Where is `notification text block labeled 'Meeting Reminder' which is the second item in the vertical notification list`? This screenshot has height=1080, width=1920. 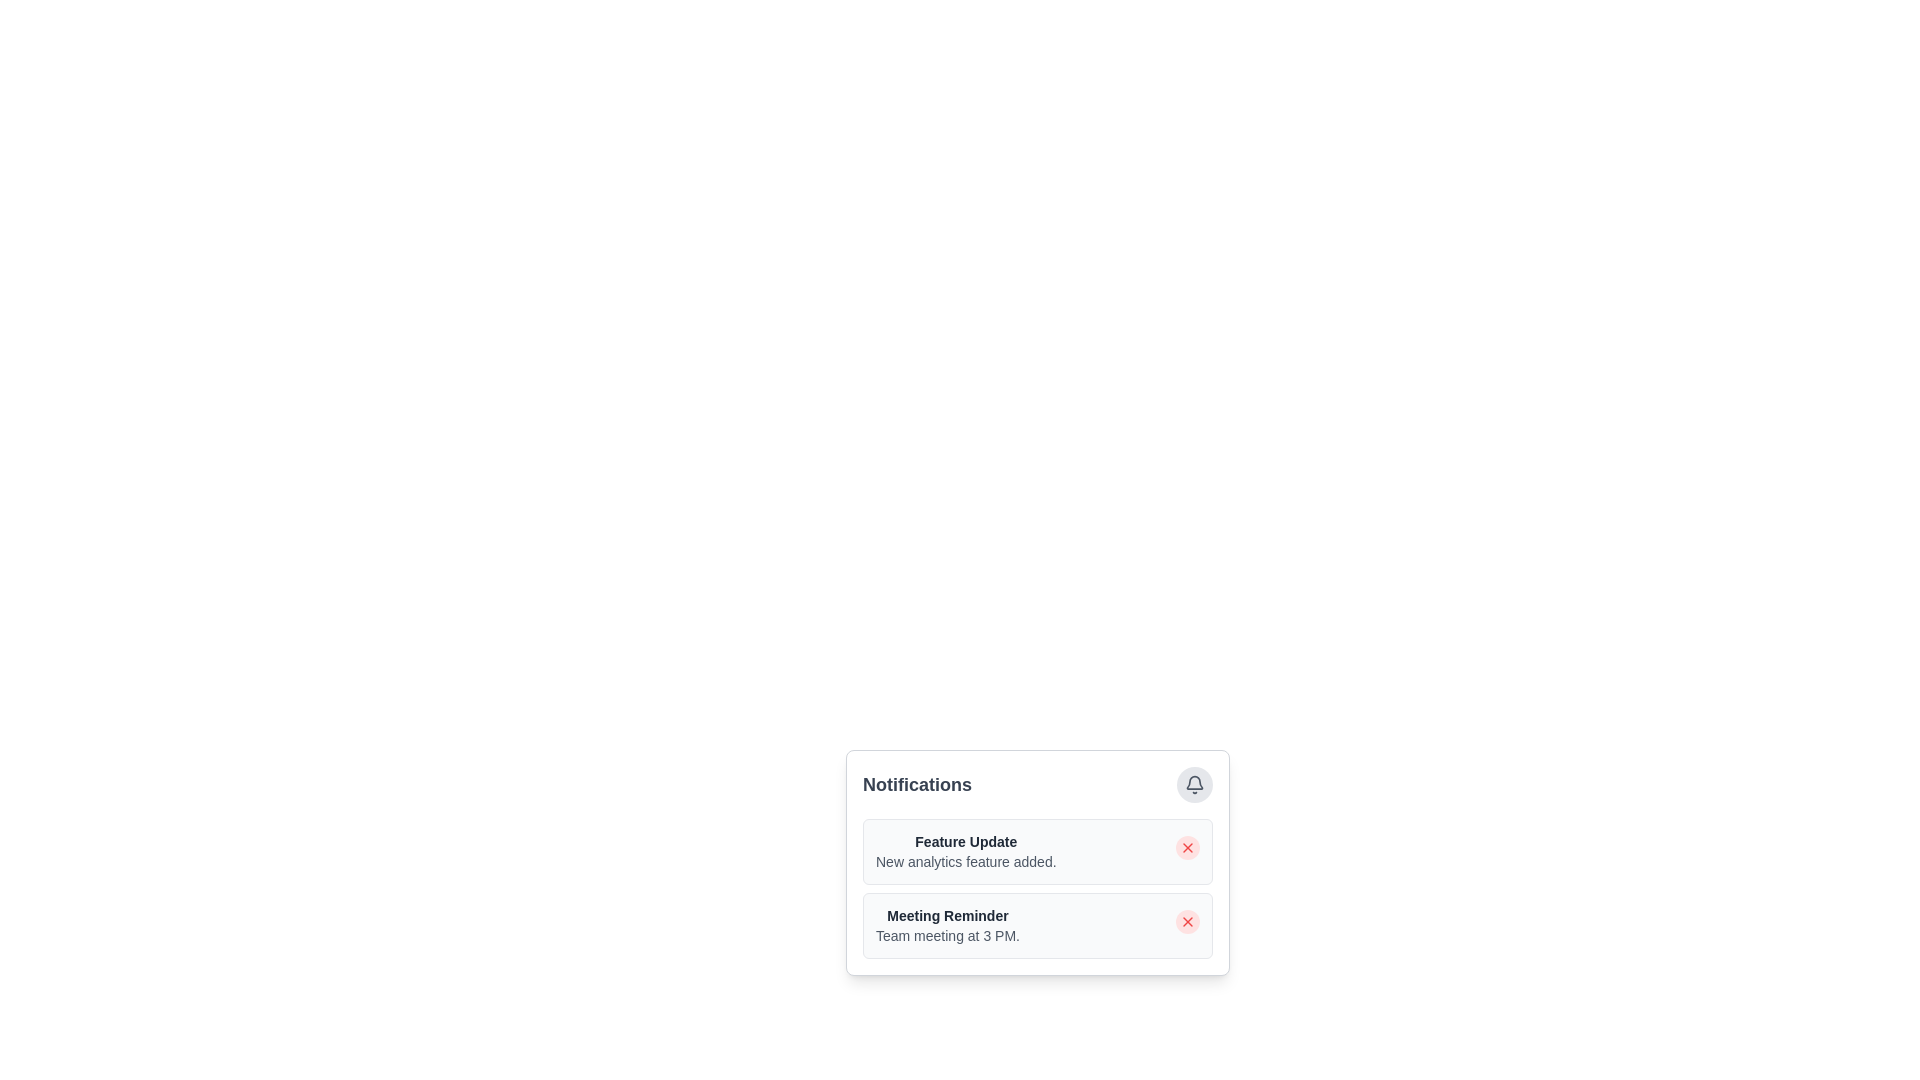
notification text block labeled 'Meeting Reminder' which is the second item in the vertical notification list is located at coordinates (946, 925).